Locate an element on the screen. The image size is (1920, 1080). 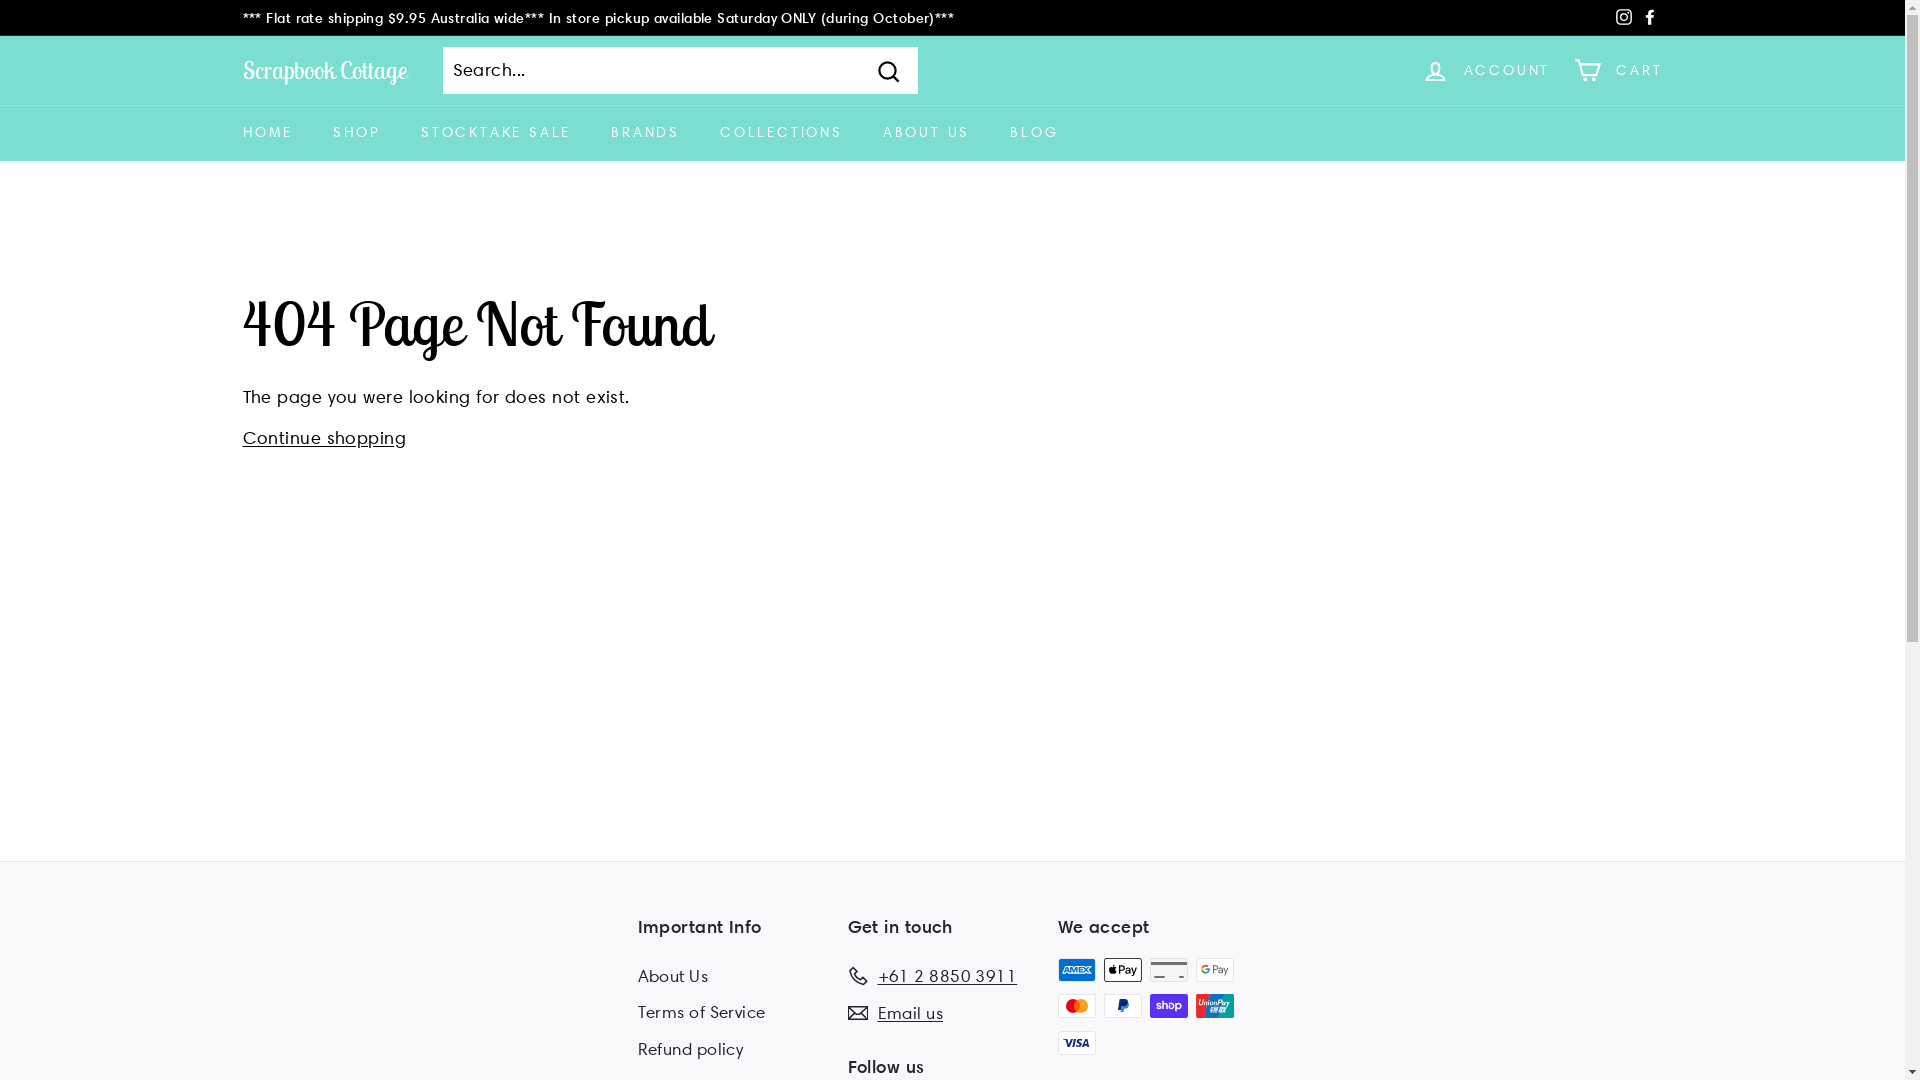
'Continue shopping' is located at coordinates (240, 436).